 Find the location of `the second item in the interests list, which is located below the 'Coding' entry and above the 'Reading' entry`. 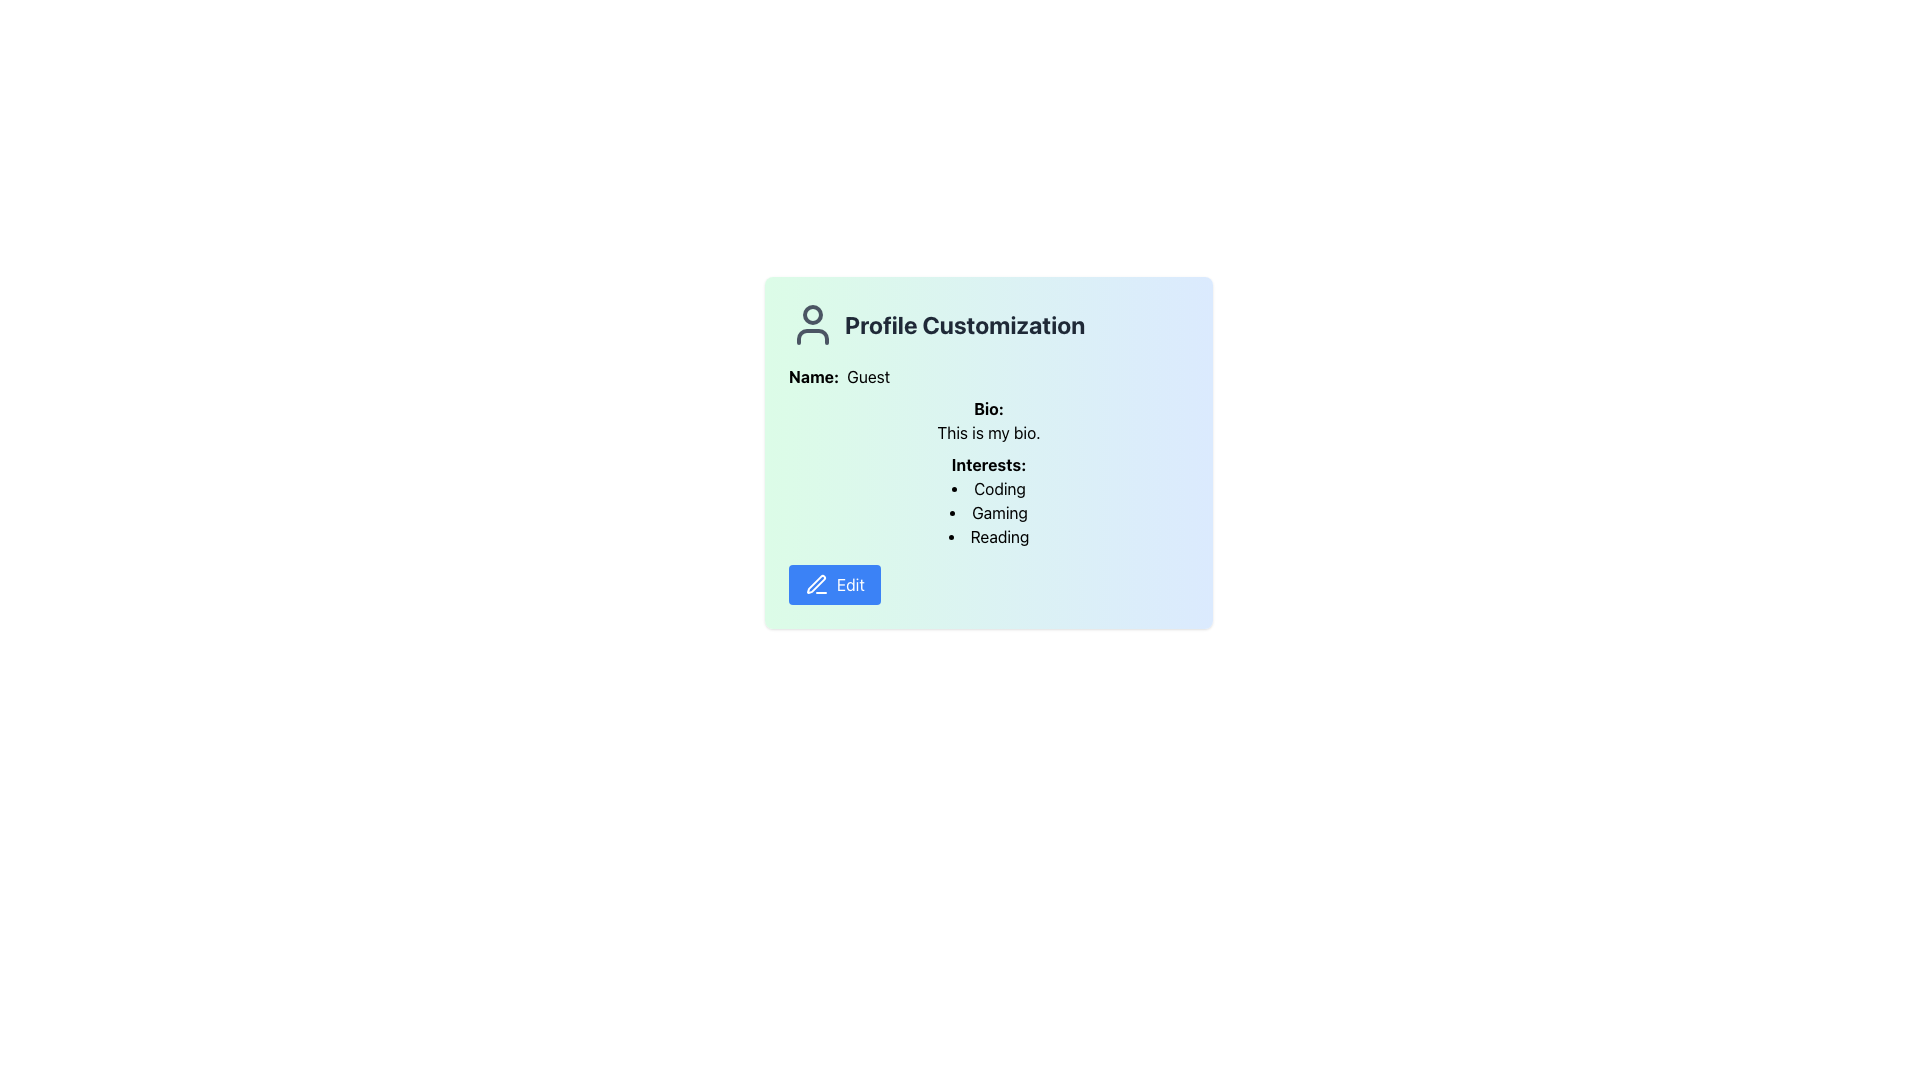

the second item in the interests list, which is located below the 'Coding' entry and above the 'Reading' entry is located at coordinates (988, 512).